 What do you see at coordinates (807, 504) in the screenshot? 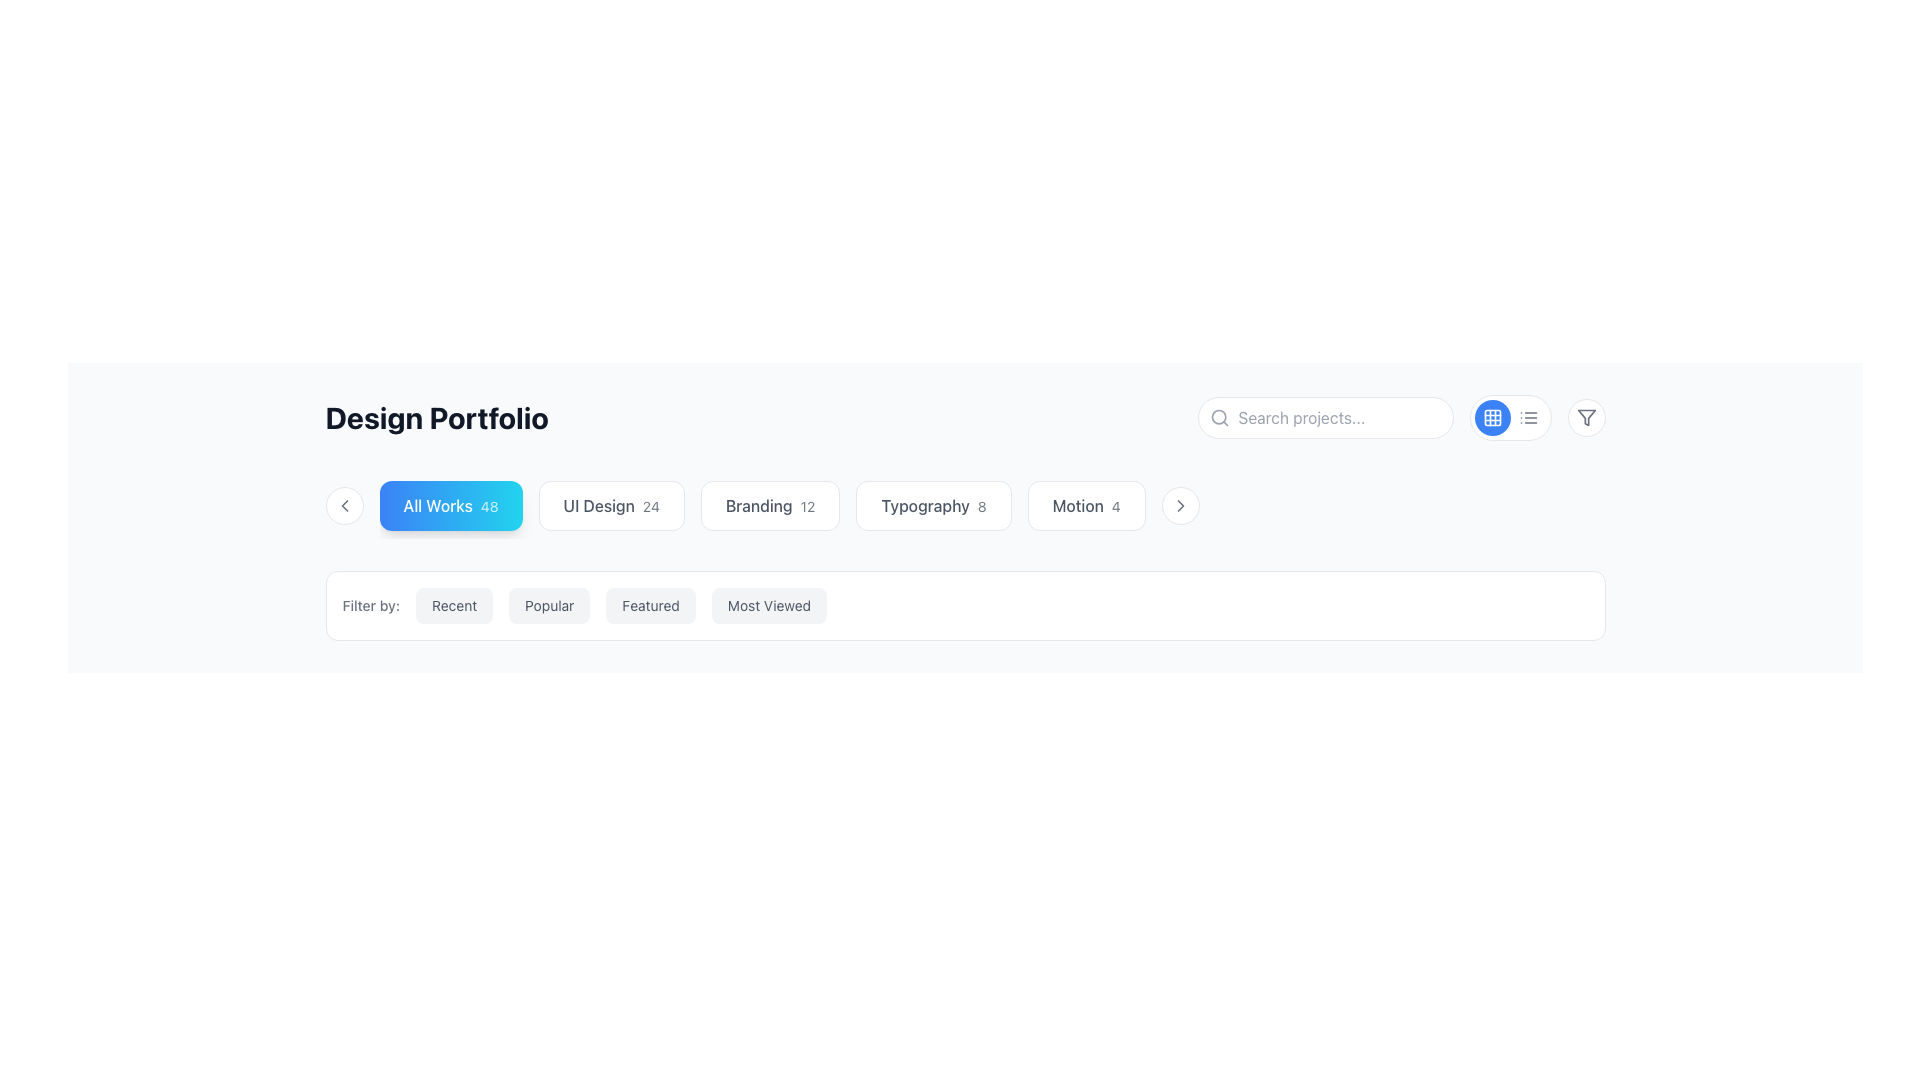
I see `the text label that represents a count or secondary information related to the 'Branding' category, located to the right of the 'Branding' button-like component` at bounding box center [807, 504].